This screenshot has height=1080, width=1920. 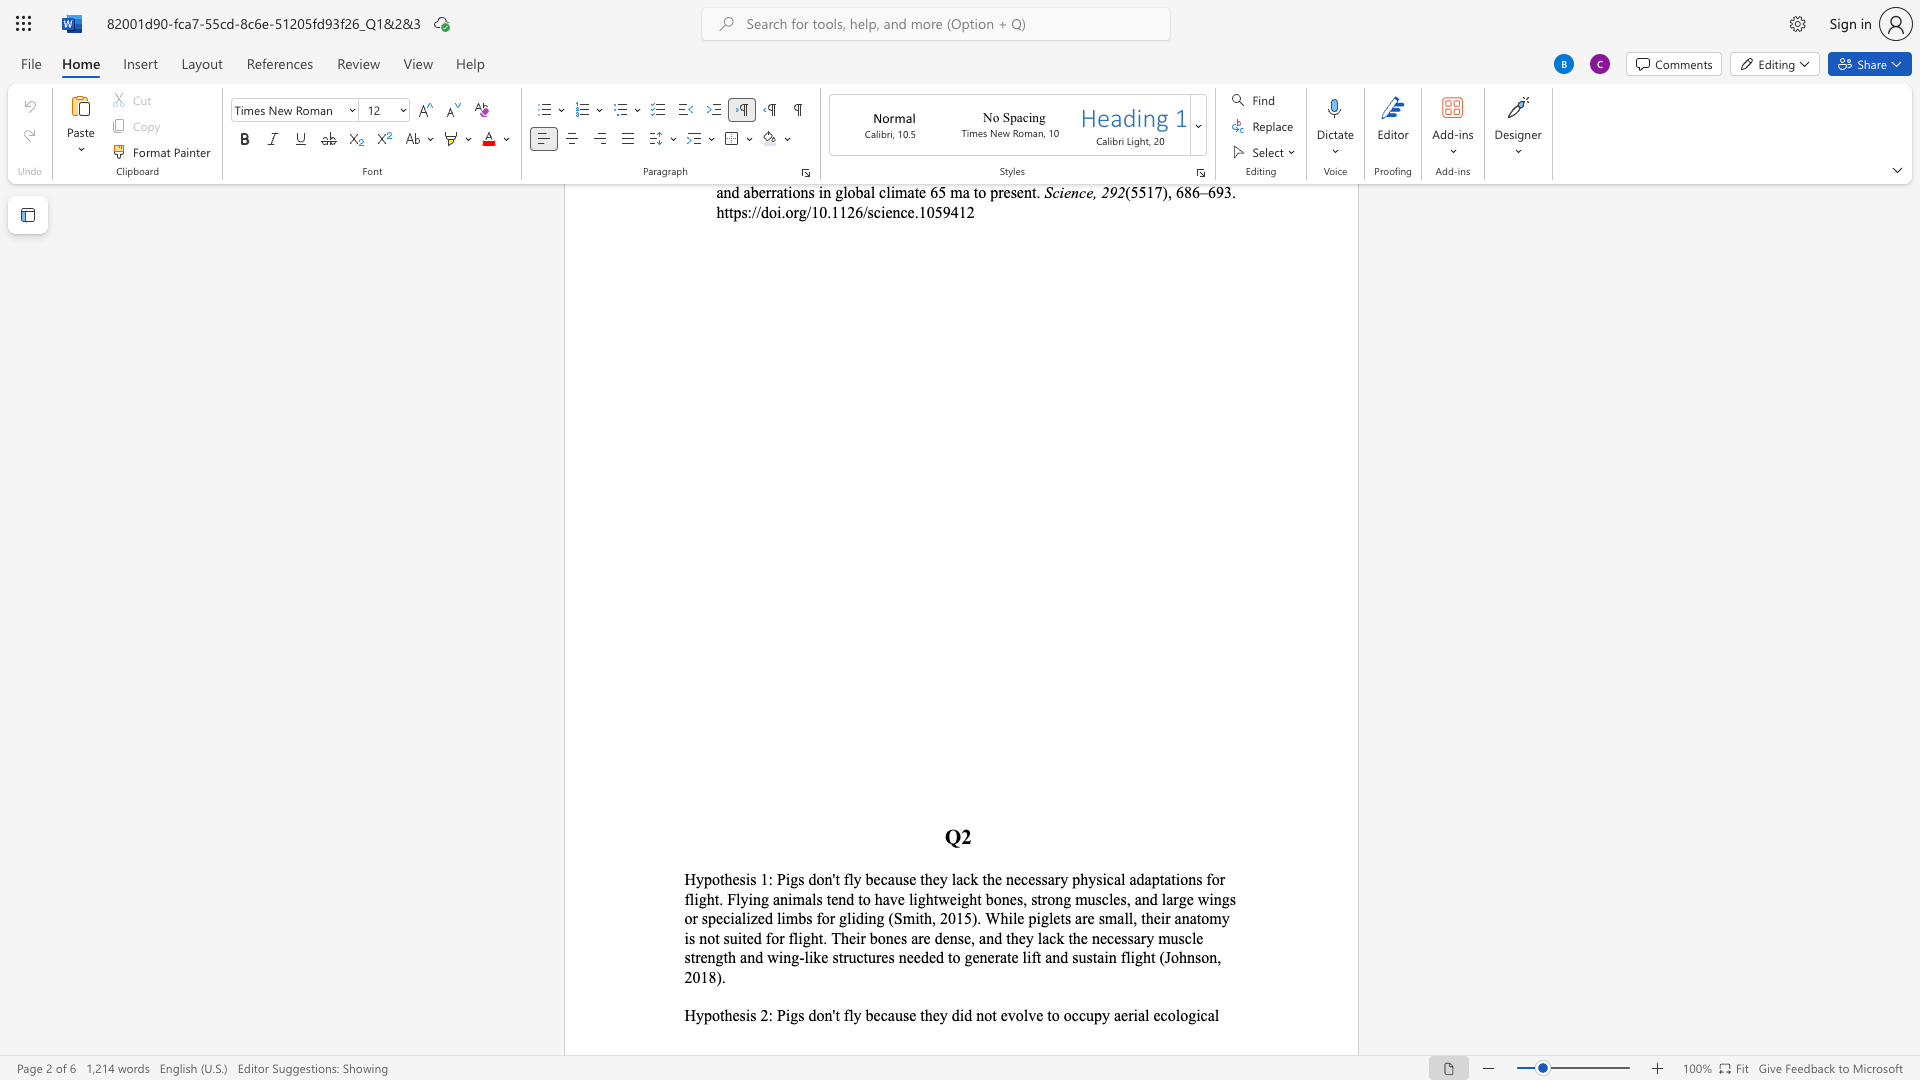 What do you see at coordinates (783, 878) in the screenshot?
I see `the space between the continuous character "P" and "i" in the text` at bounding box center [783, 878].